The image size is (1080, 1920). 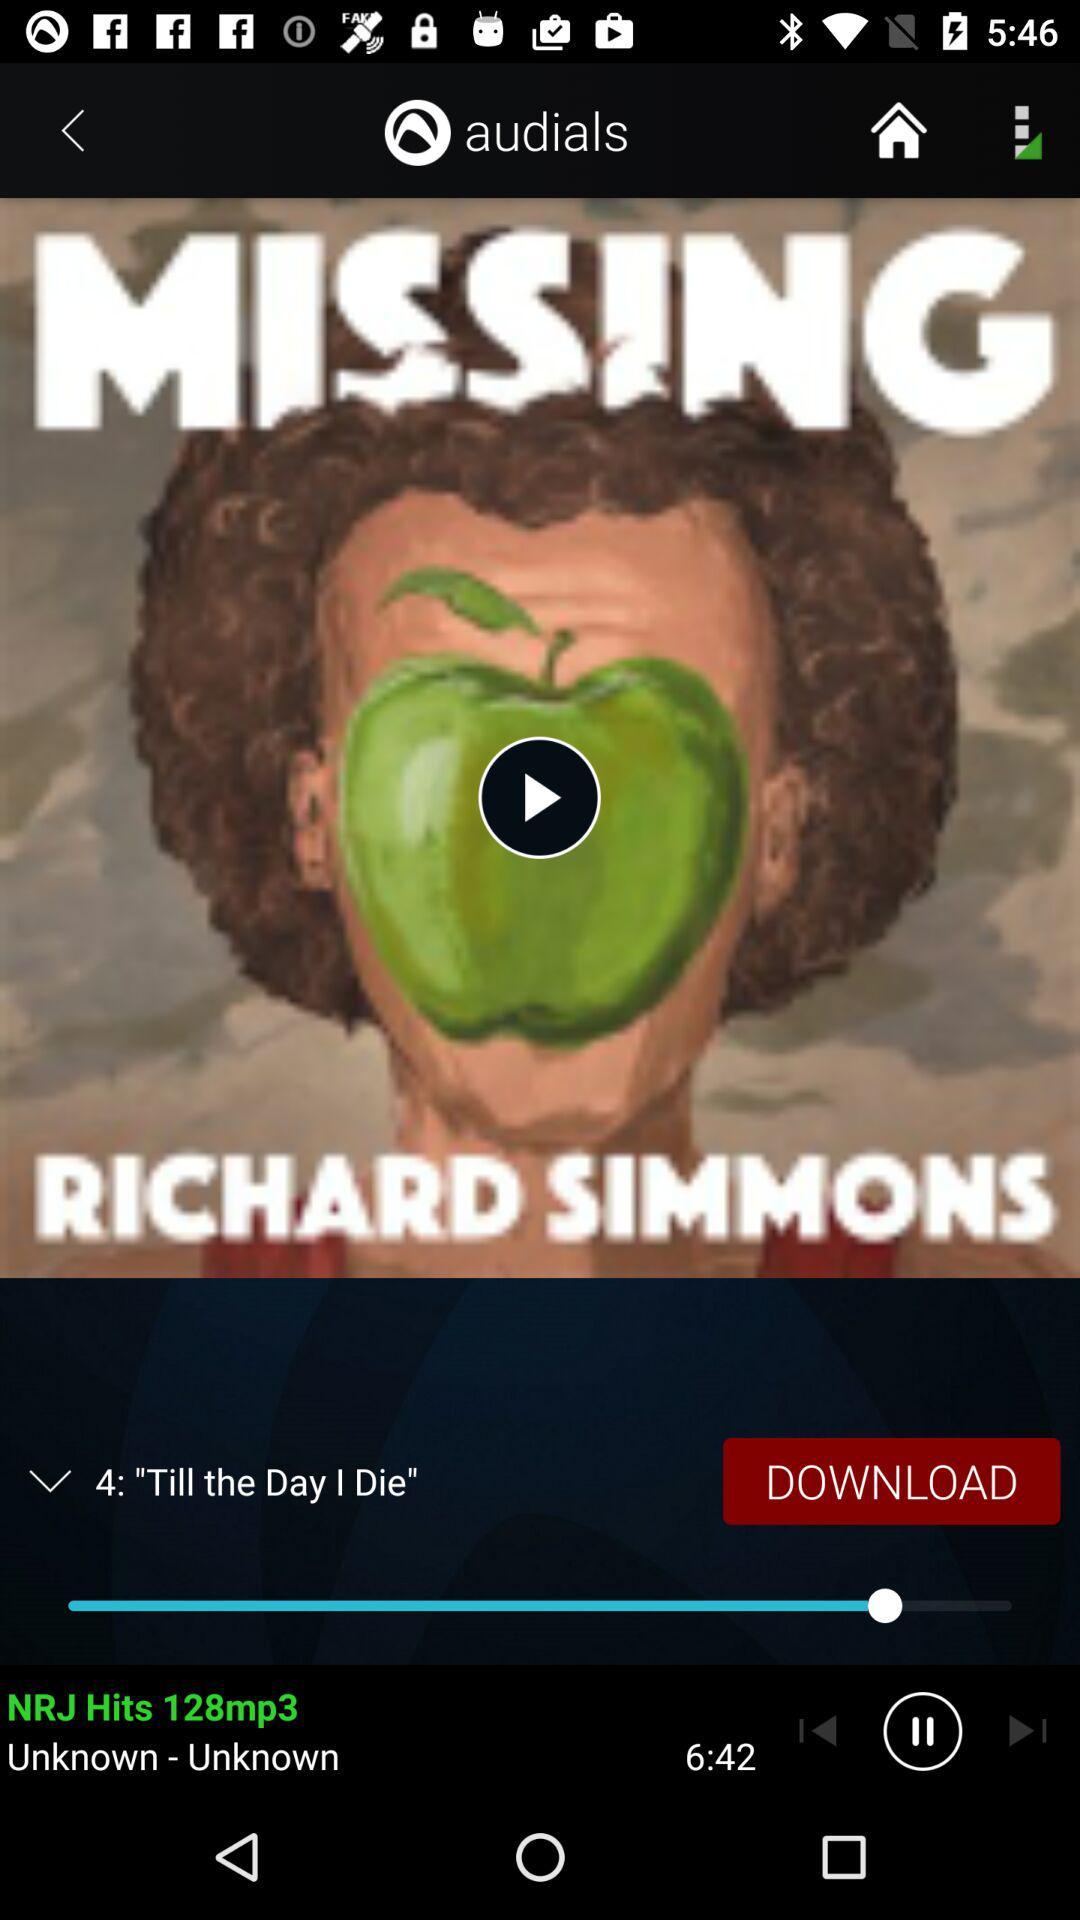 What do you see at coordinates (922, 1730) in the screenshot?
I see `the pause icon` at bounding box center [922, 1730].